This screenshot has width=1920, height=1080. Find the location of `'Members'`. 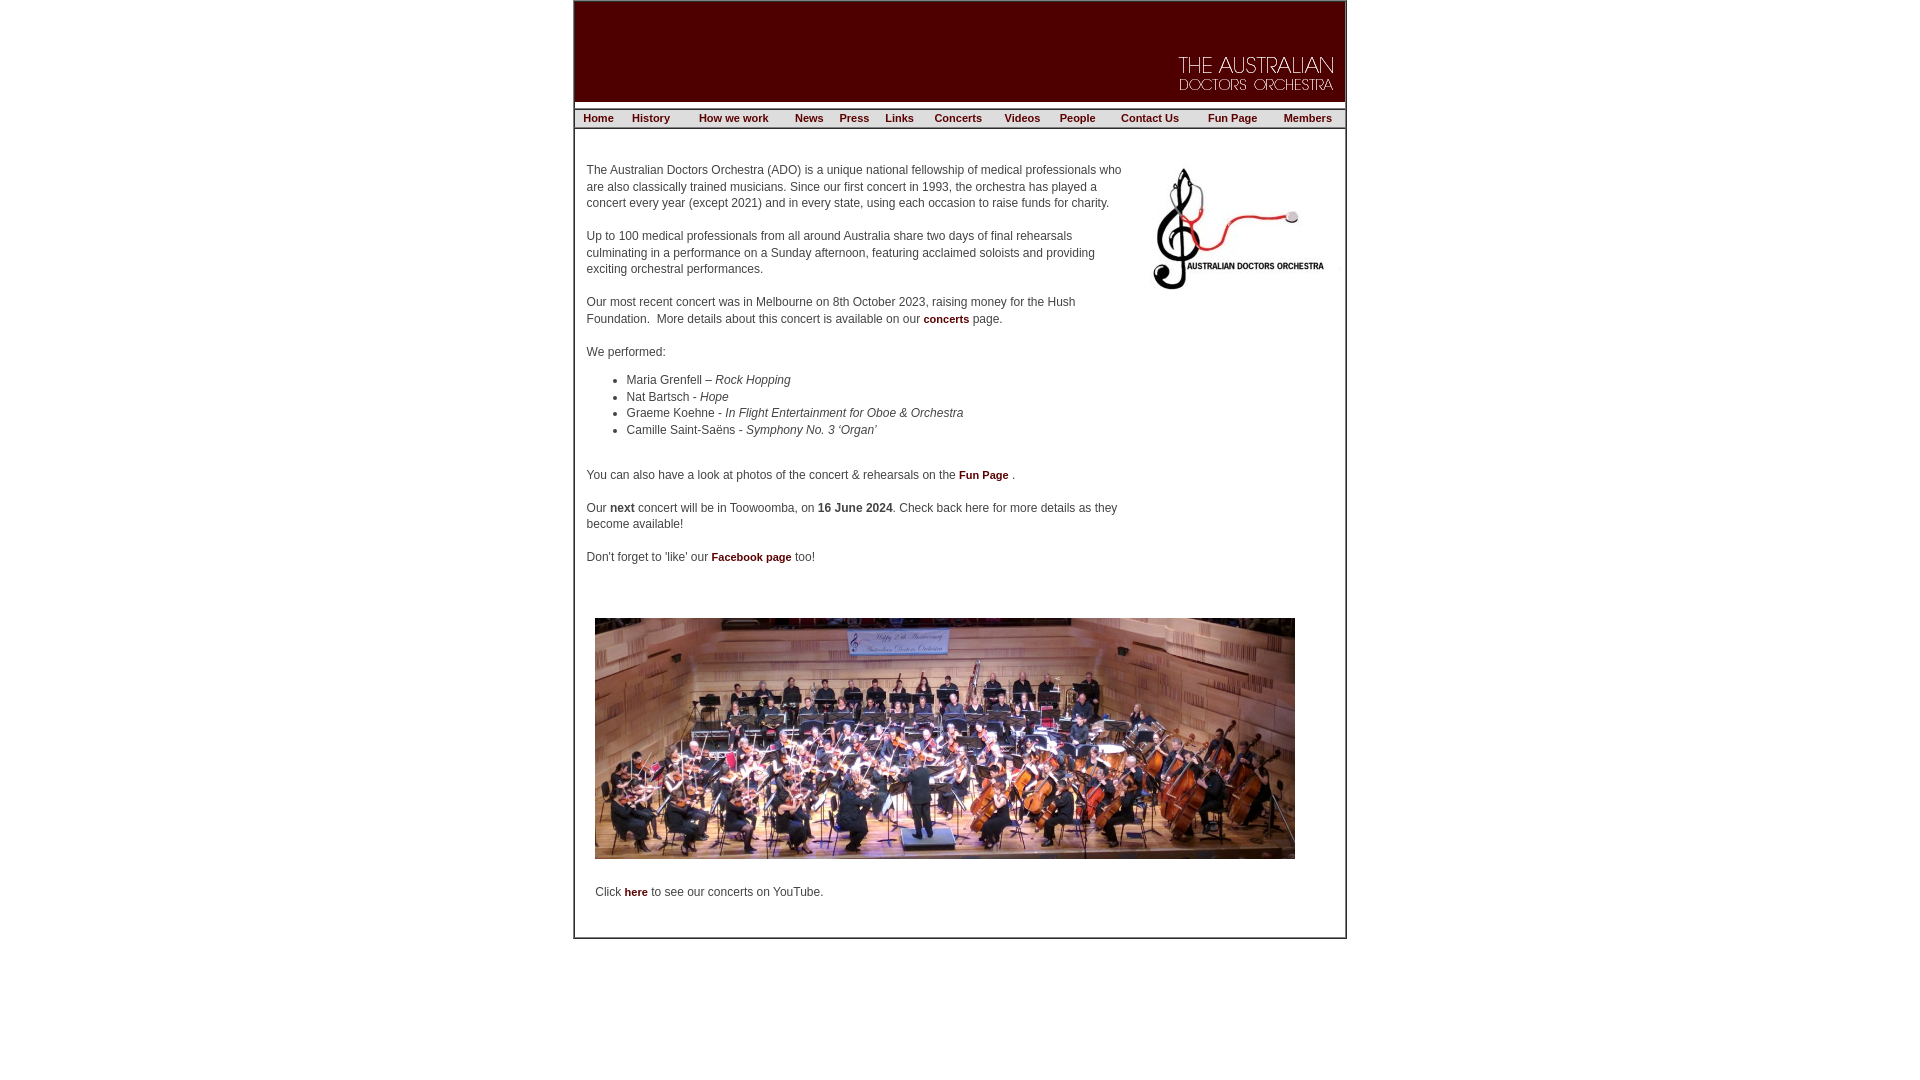

'Members' is located at coordinates (1307, 118).